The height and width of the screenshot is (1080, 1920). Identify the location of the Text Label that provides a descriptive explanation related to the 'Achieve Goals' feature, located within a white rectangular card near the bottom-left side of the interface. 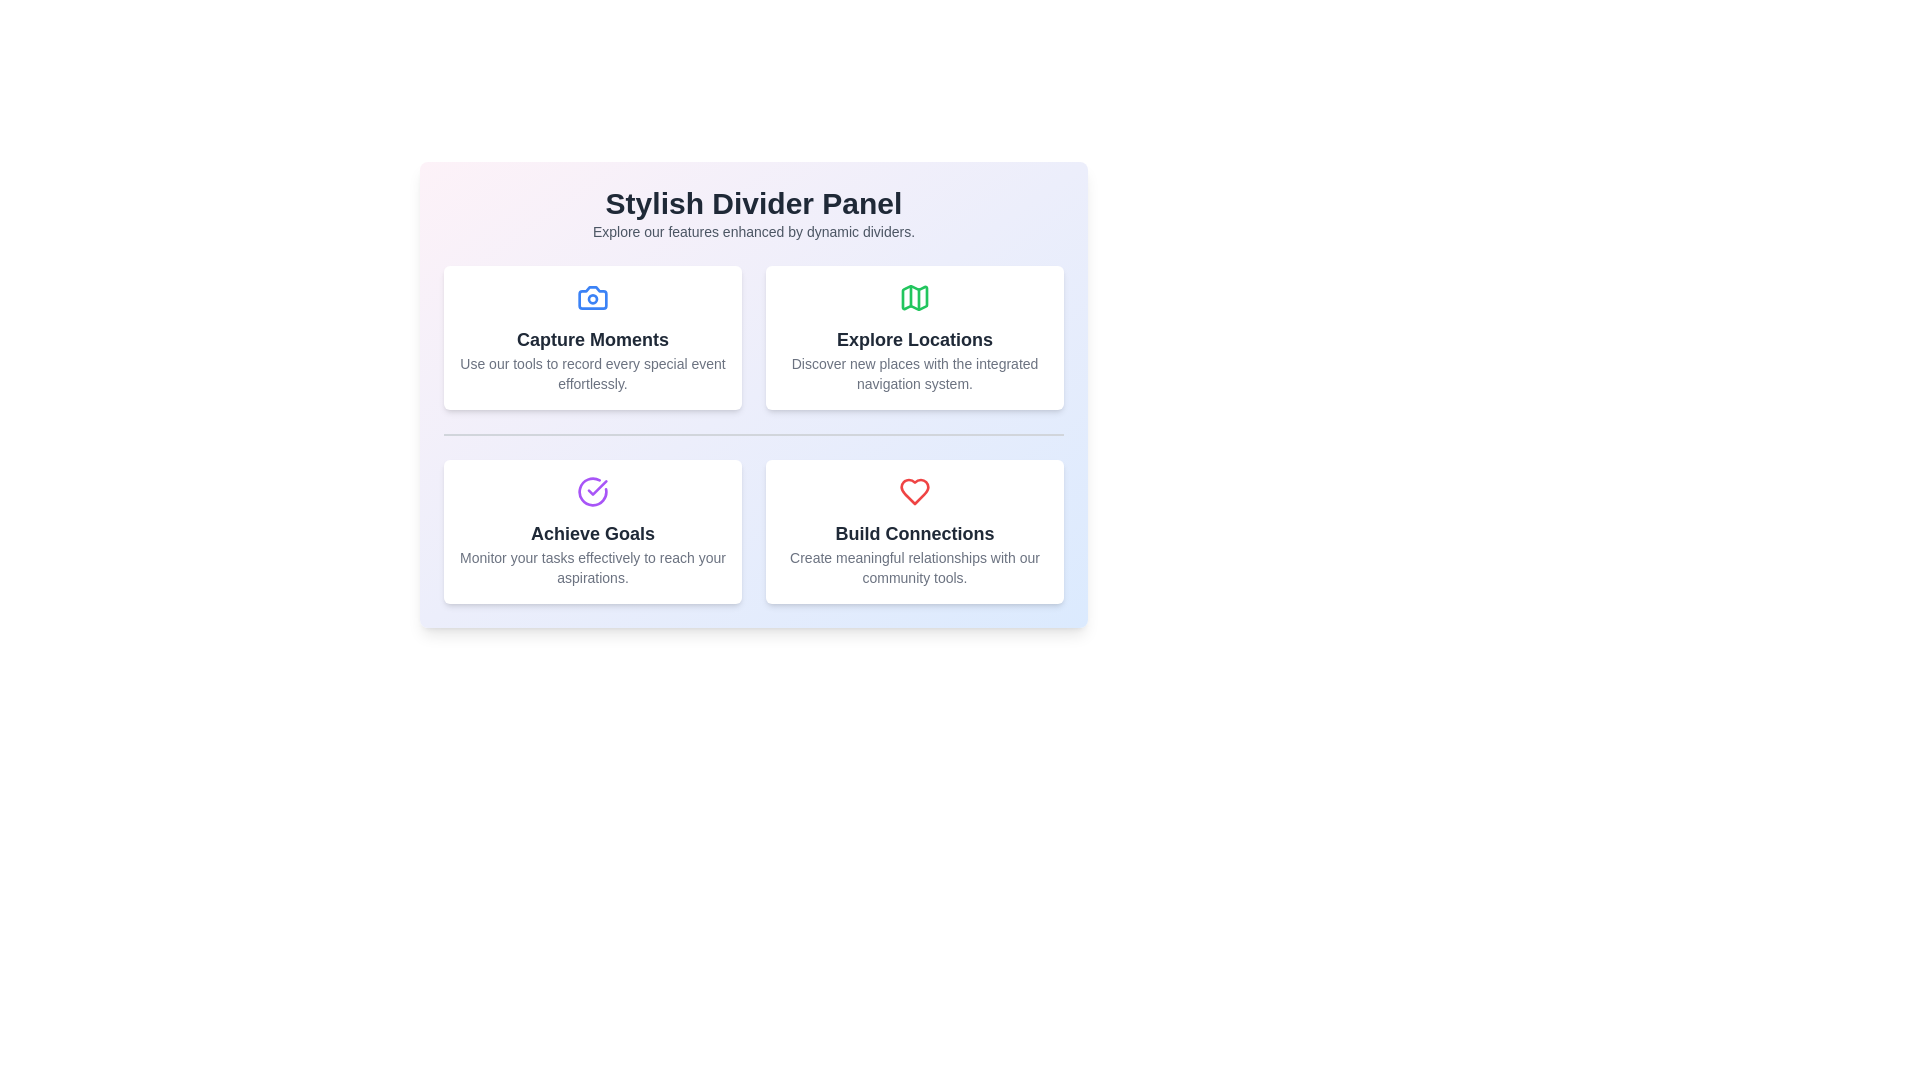
(592, 567).